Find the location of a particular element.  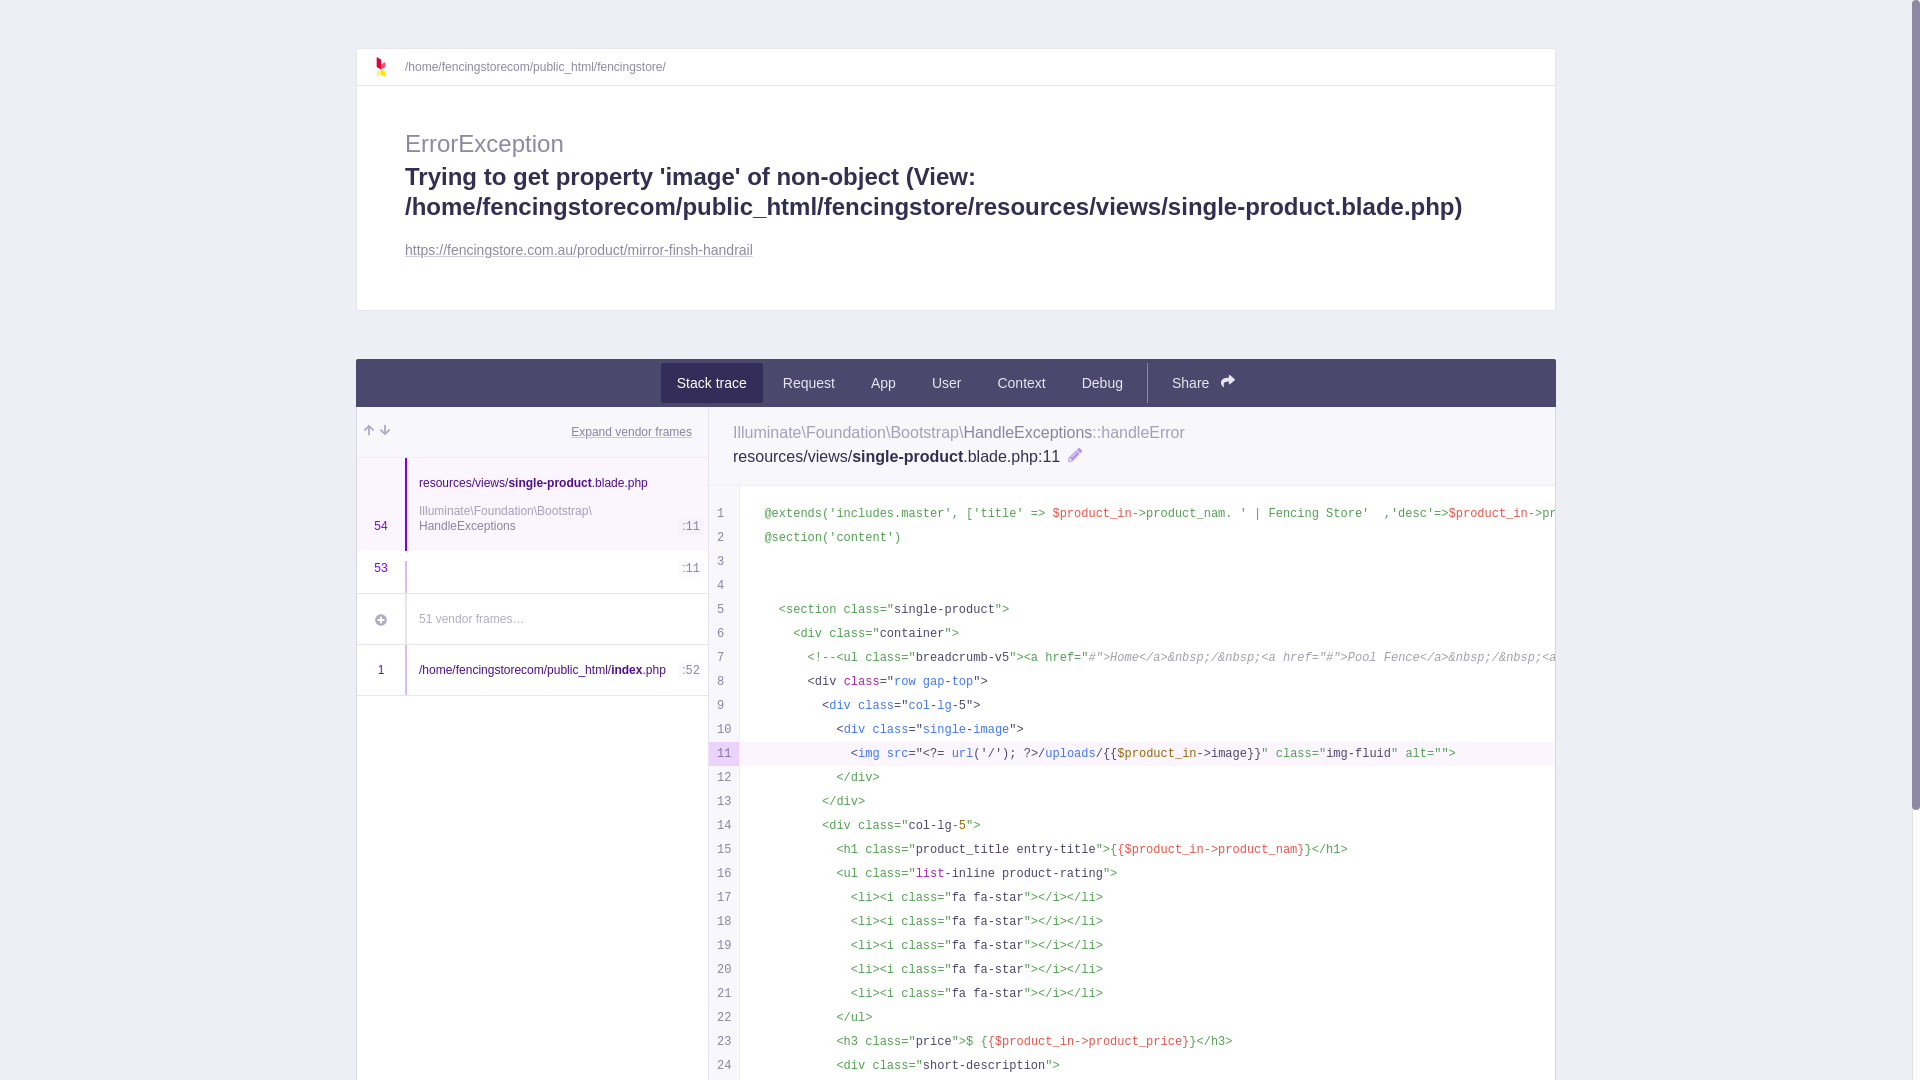

'Stack trace' is located at coordinates (711, 382).